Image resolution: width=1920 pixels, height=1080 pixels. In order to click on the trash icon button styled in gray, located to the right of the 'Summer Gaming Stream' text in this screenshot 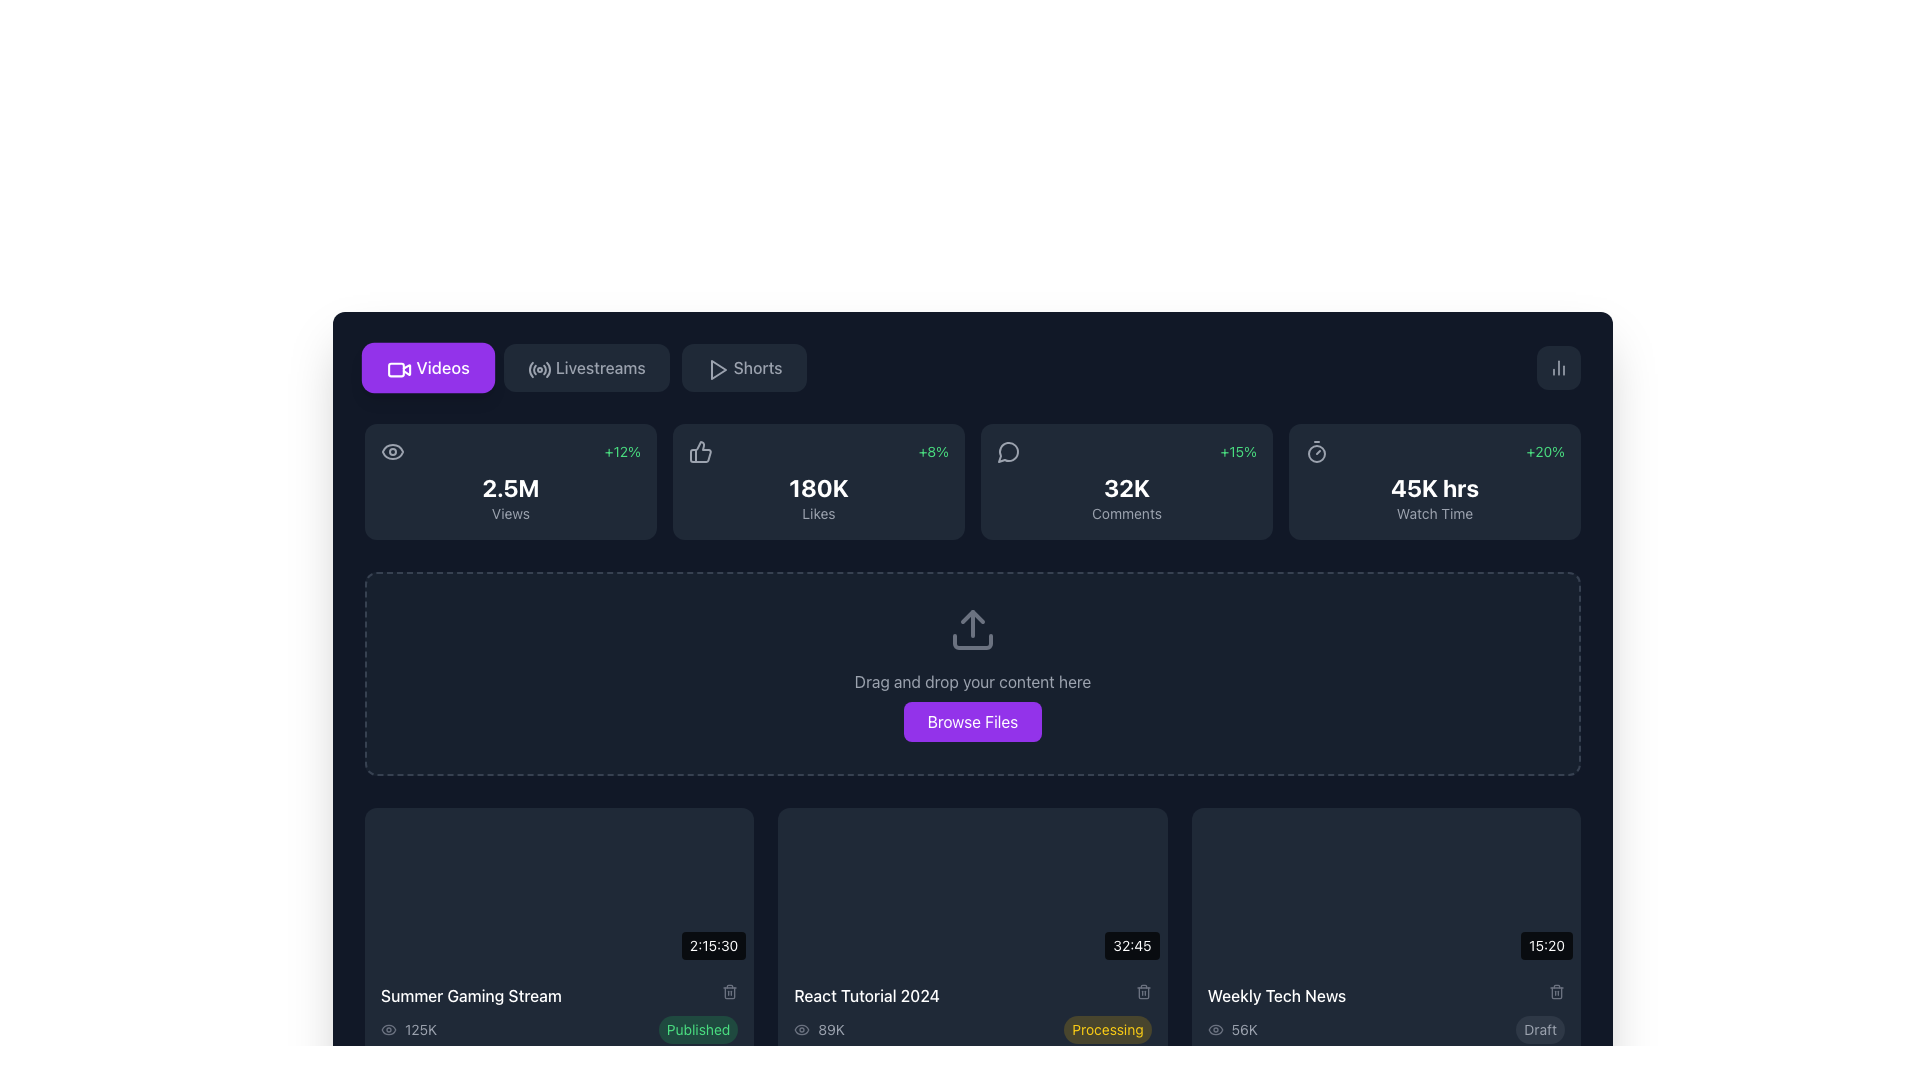, I will do `click(729, 991)`.